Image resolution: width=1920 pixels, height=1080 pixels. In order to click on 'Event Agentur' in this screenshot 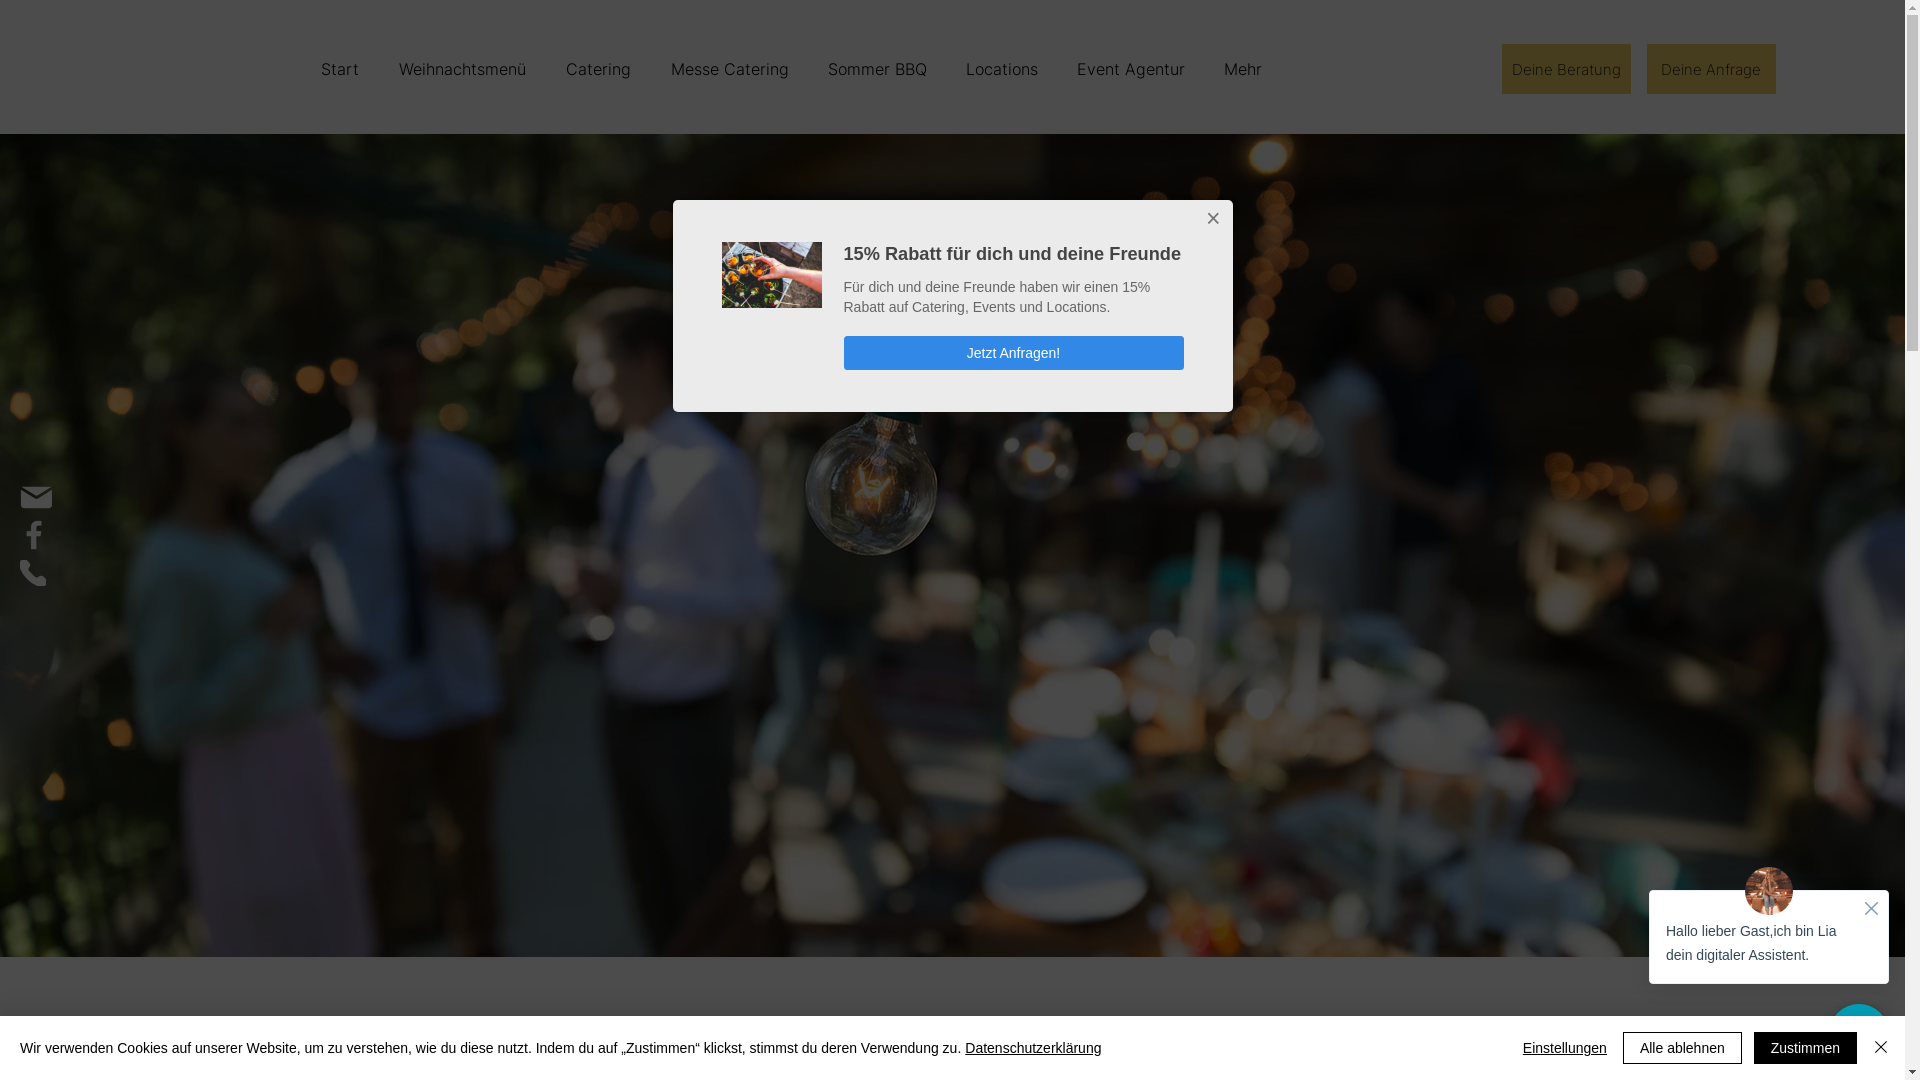, I will do `click(1129, 68)`.